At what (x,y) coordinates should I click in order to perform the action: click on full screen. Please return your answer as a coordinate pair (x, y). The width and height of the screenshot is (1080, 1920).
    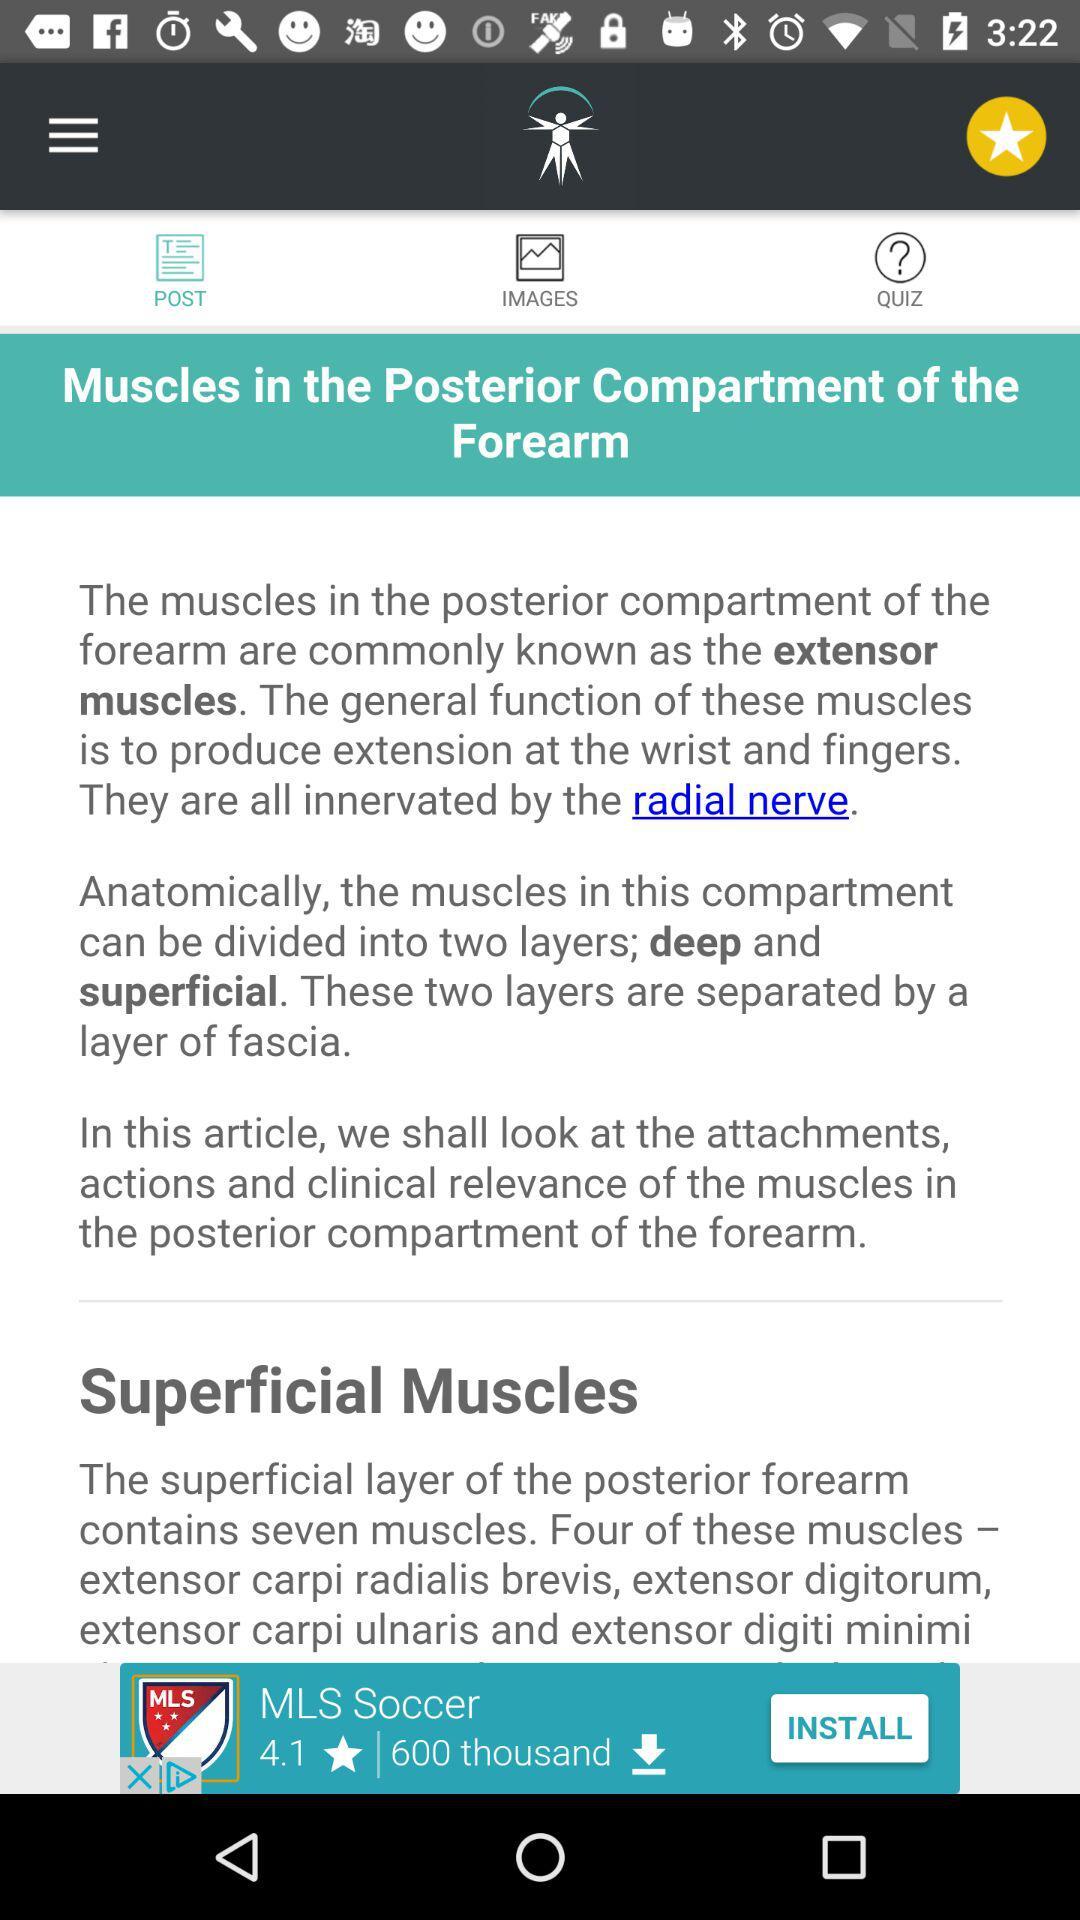
    Looking at the image, I should click on (540, 998).